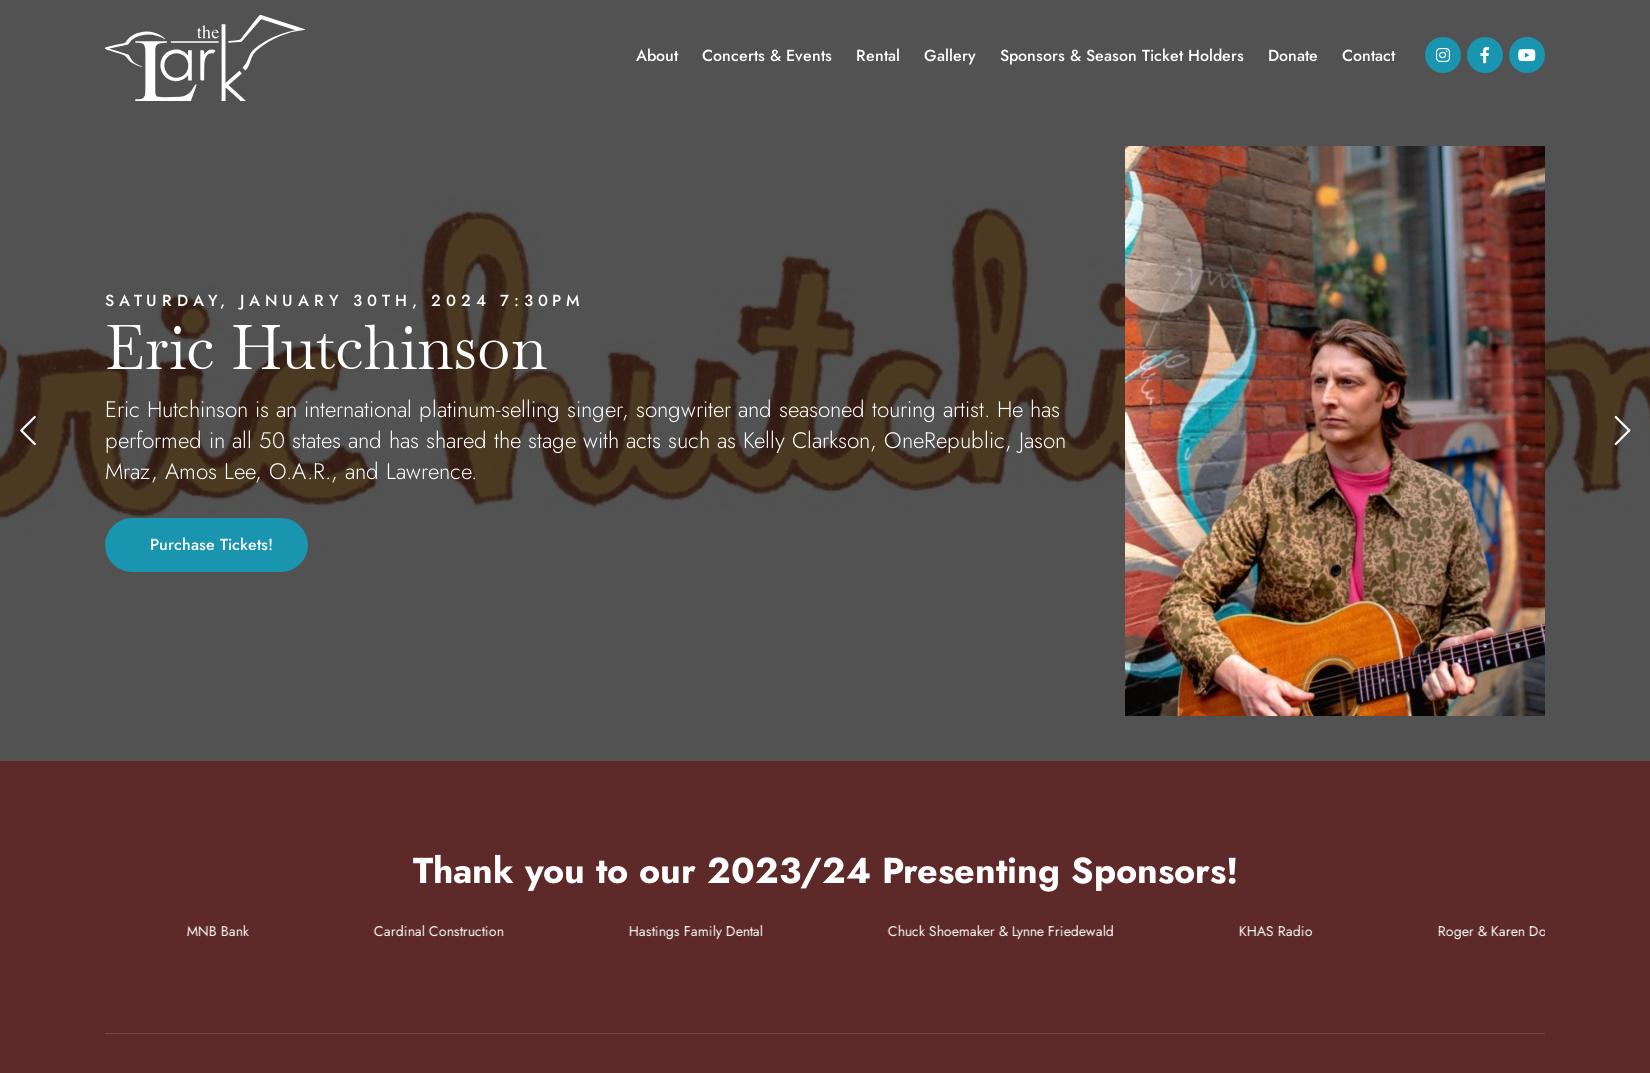 The width and height of the screenshot is (1650, 1073). What do you see at coordinates (1367, 54) in the screenshot?
I see `'Contact'` at bounding box center [1367, 54].